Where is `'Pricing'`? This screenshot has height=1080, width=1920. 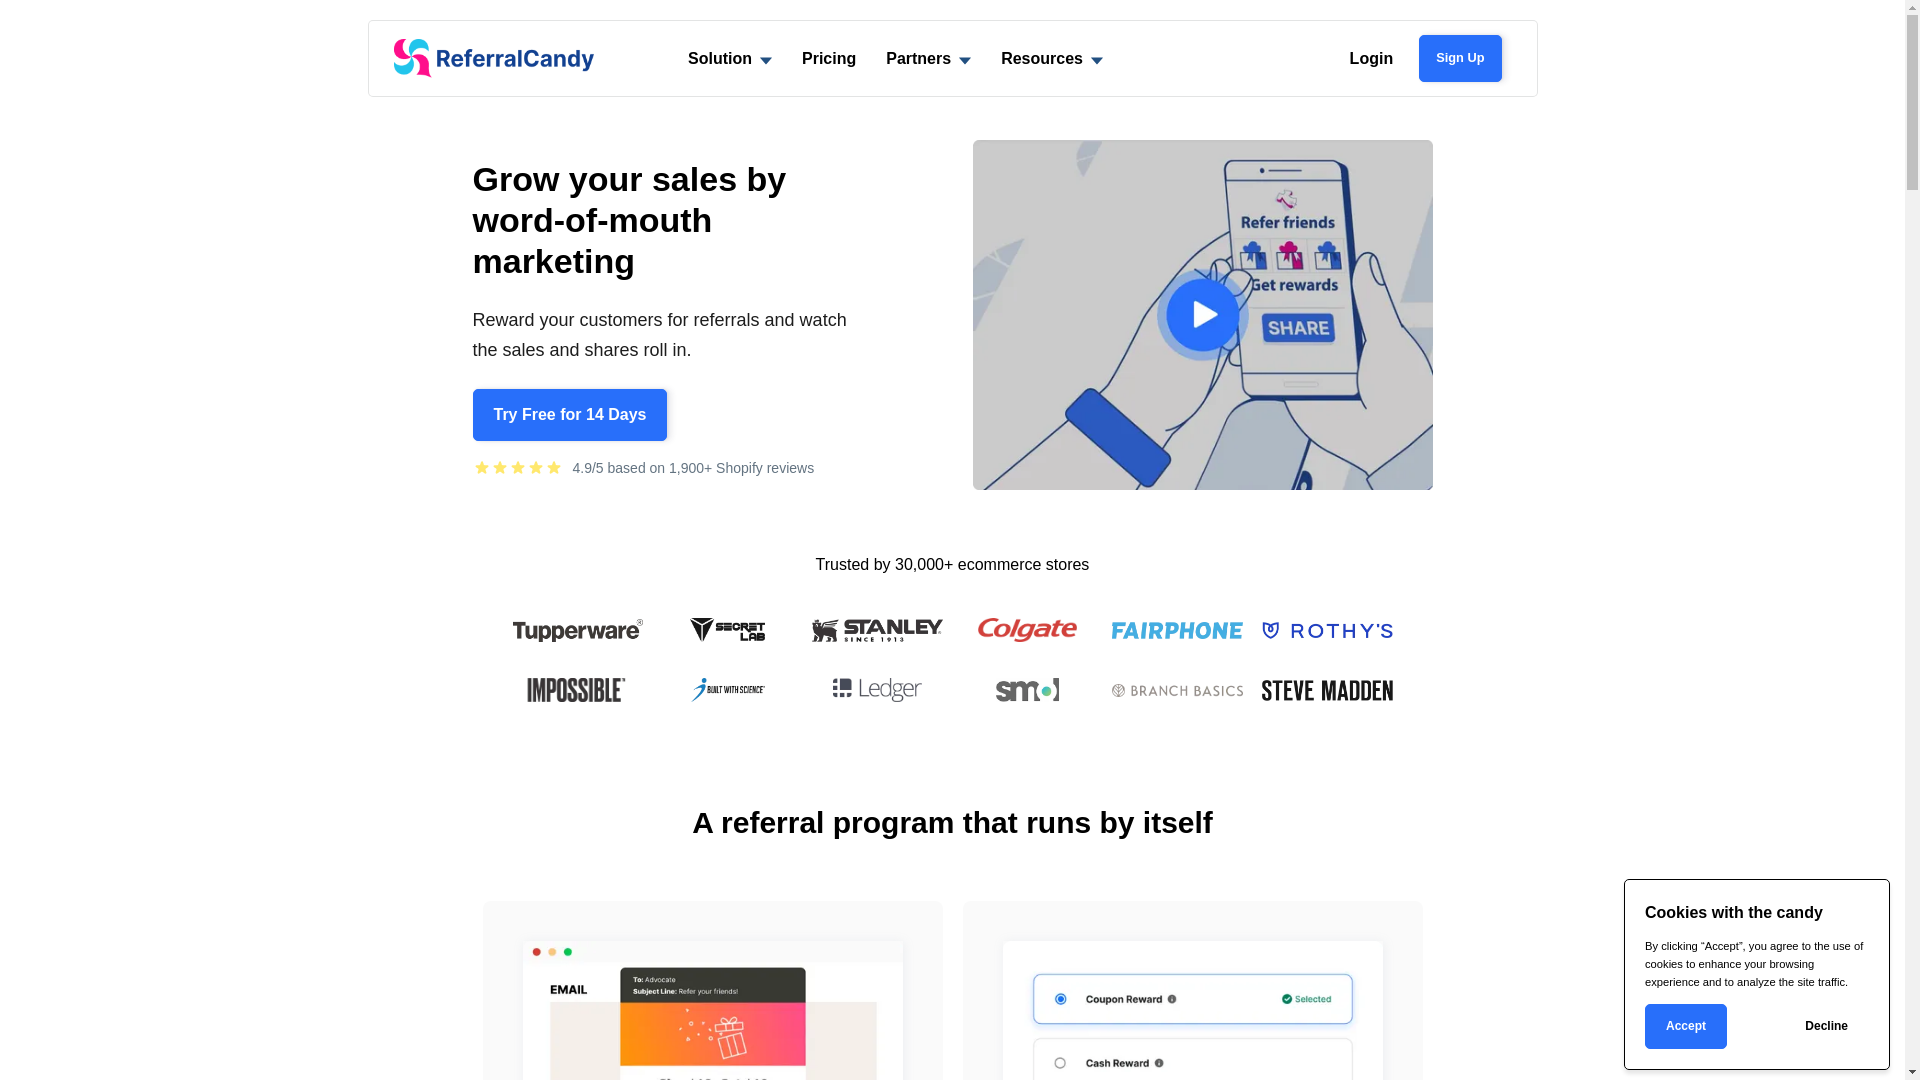 'Pricing' is located at coordinates (786, 57).